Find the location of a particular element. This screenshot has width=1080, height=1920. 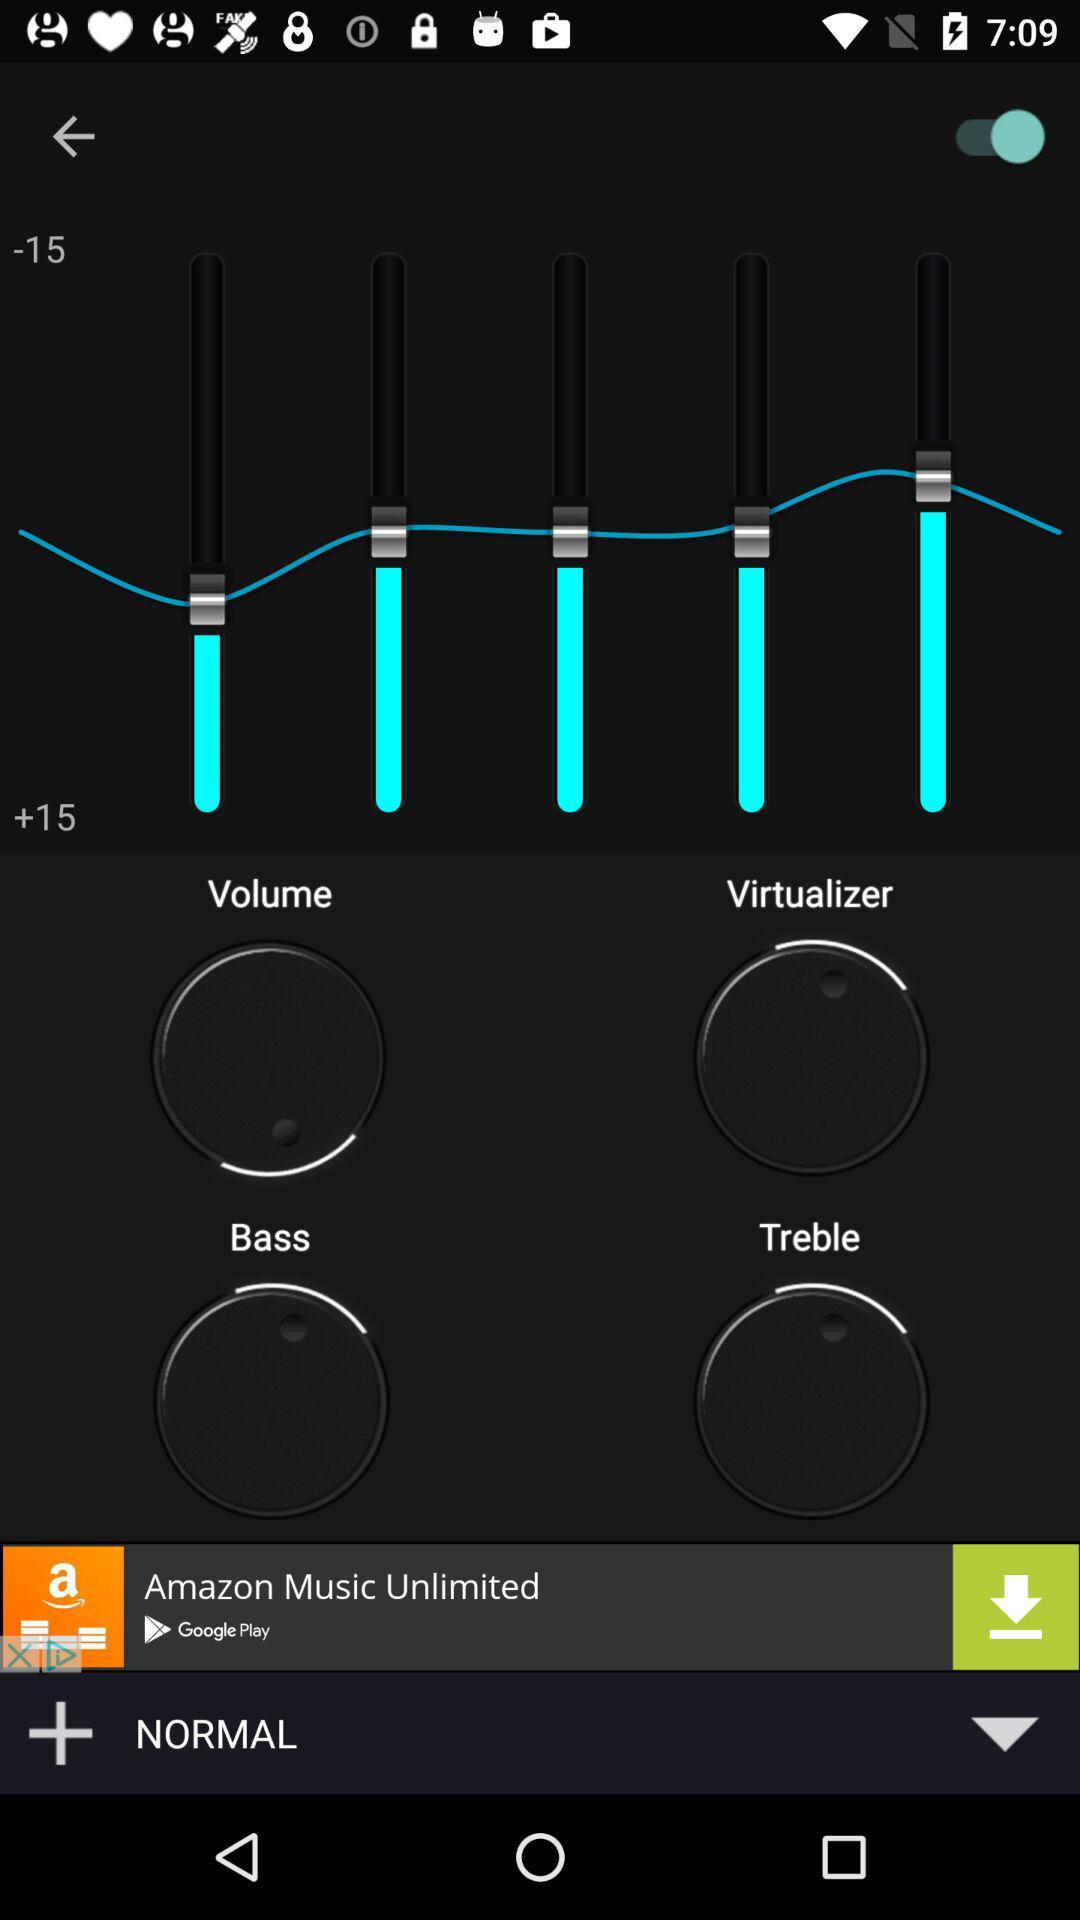

download app is located at coordinates (540, 1606).